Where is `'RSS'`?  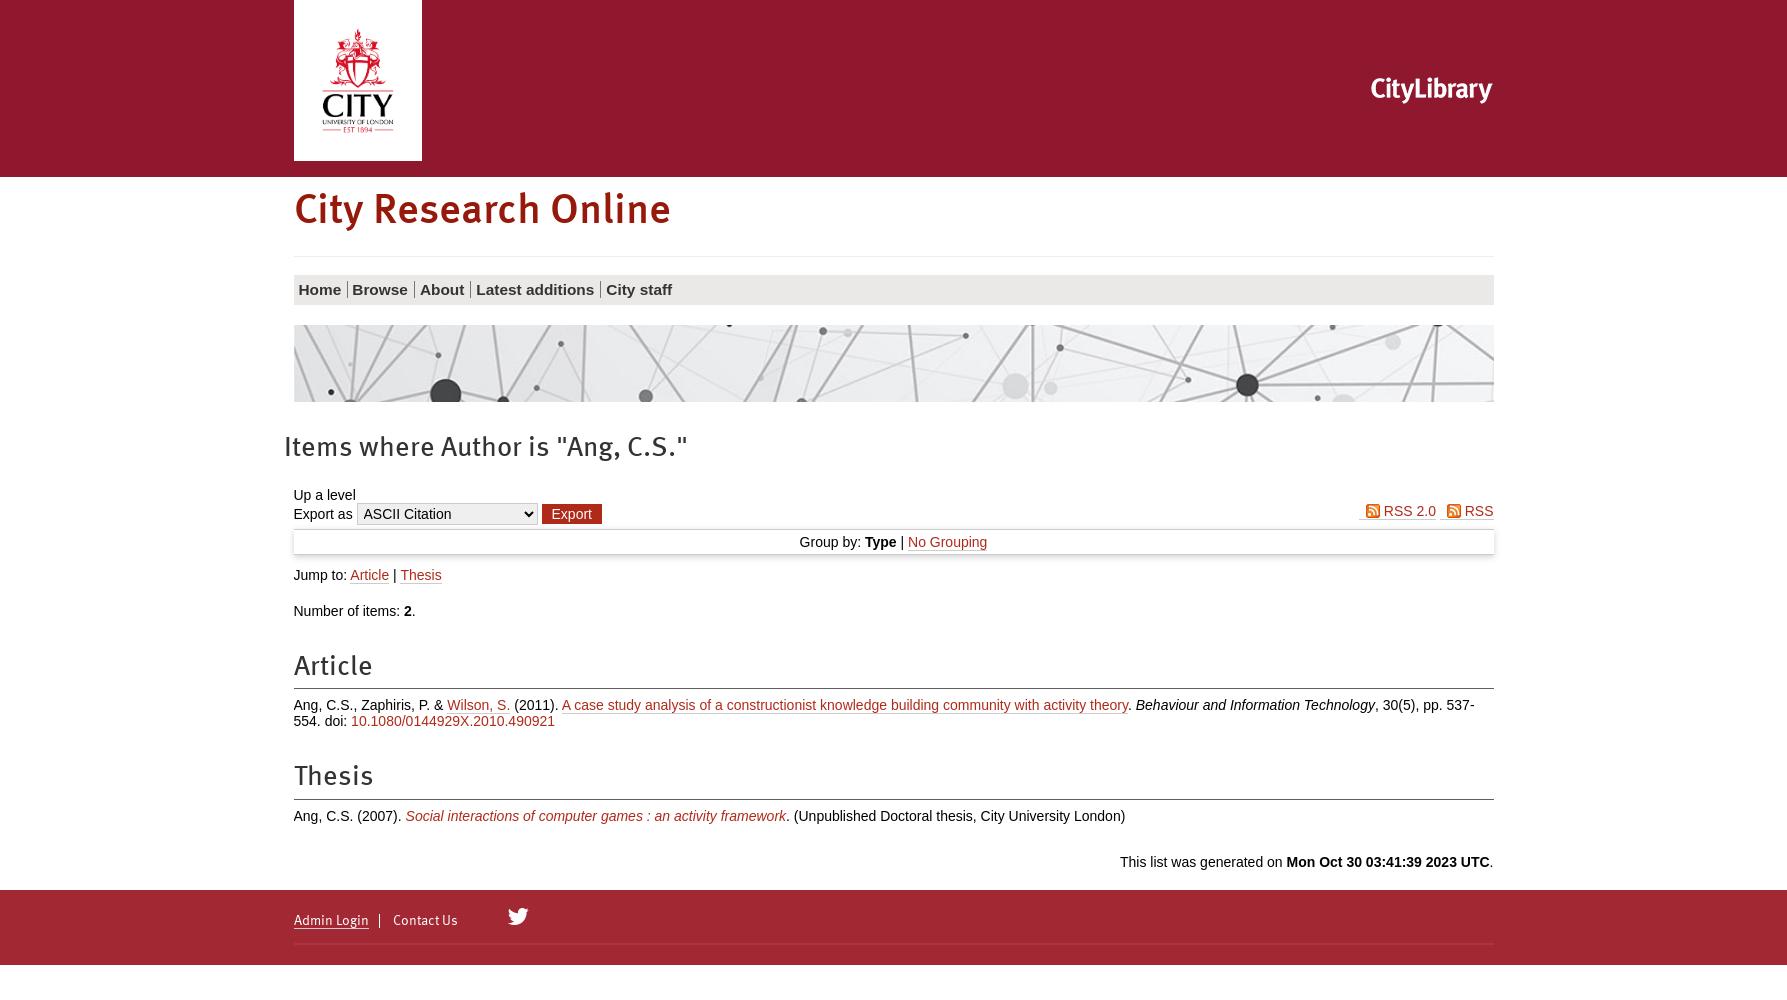 'RSS' is located at coordinates (1476, 511).